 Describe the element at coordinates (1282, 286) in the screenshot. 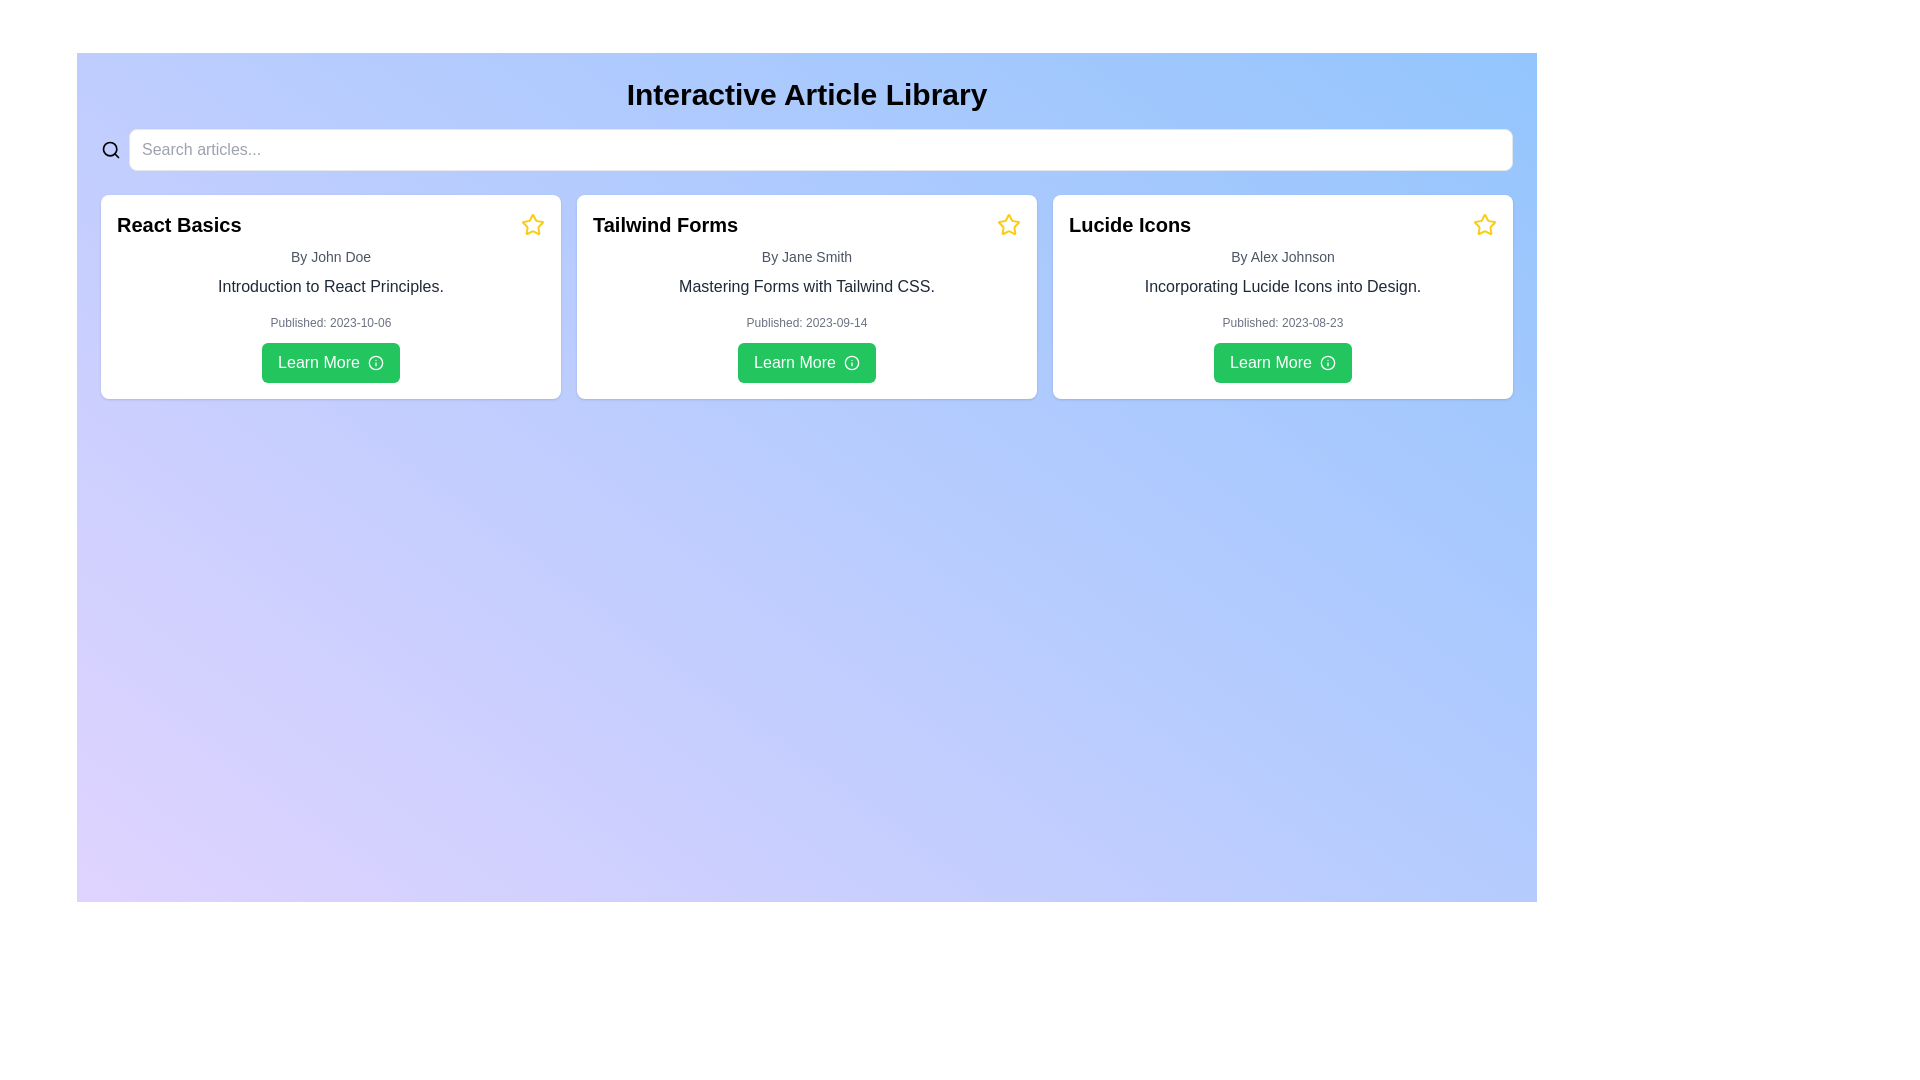

I see `the static text element that serves as the title or description of an article, located within the third card, between 'By Alex Johnson' and 'Published: 2023-08-23'` at that location.